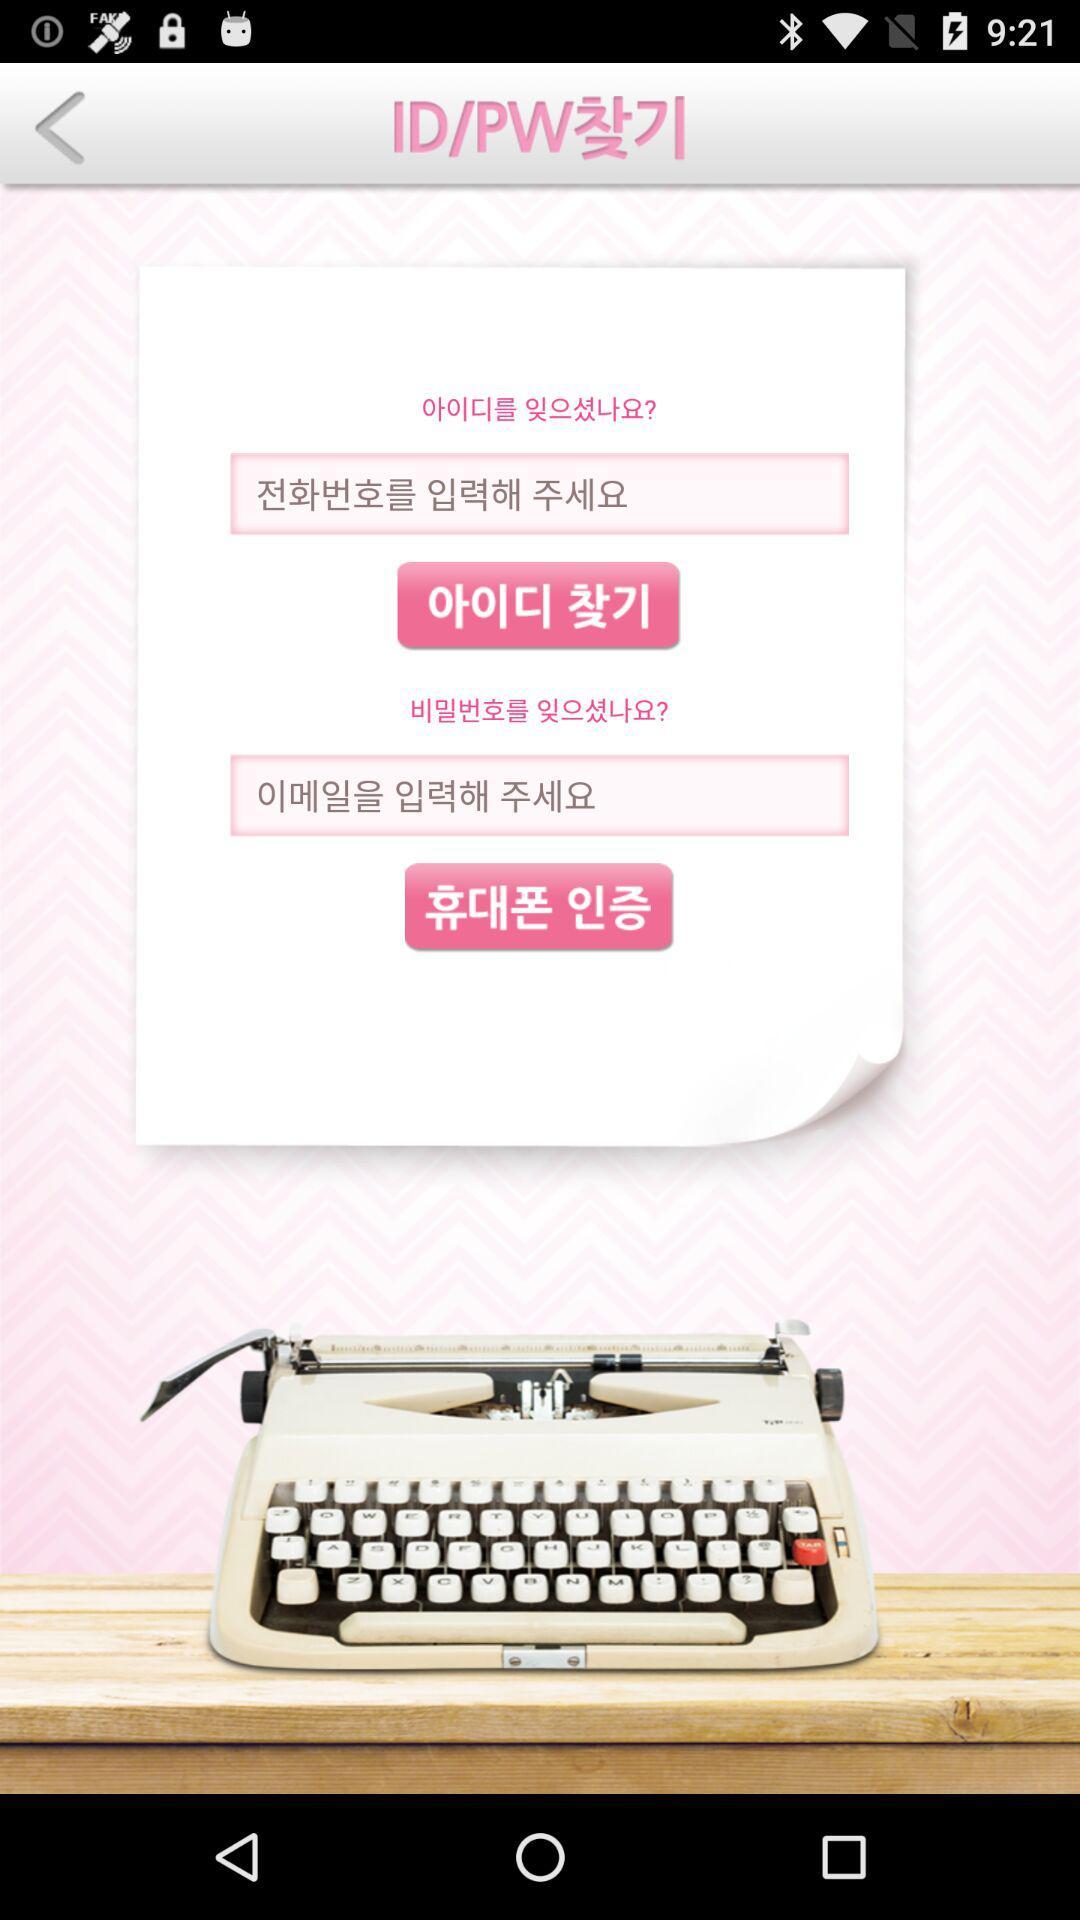  What do you see at coordinates (59, 136) in the screenshot?
I see `the arrow_backward icon` at bounding box center [59, 136].